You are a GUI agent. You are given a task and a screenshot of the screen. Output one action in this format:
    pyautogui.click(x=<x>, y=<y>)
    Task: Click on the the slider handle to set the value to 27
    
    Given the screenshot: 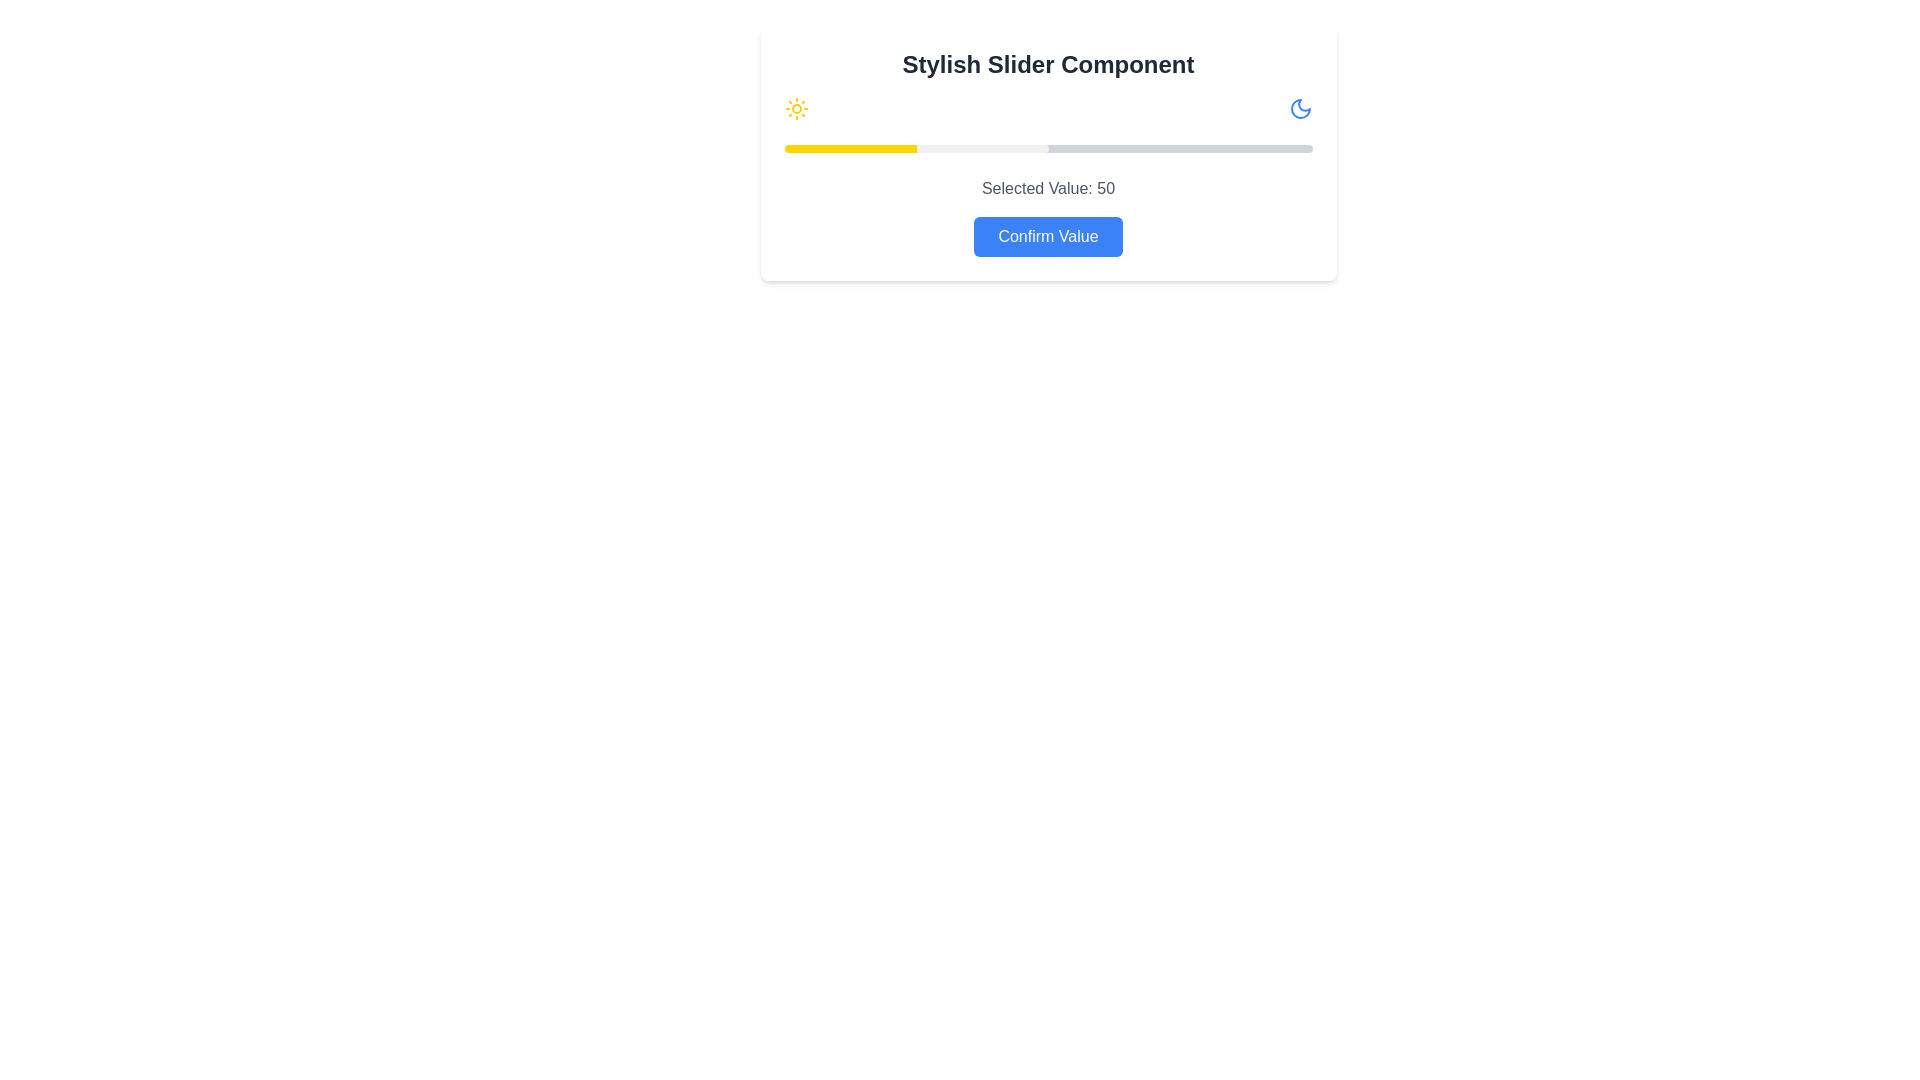 What is the action you would take?
    pyautogui.click(x=925, y=148)
    